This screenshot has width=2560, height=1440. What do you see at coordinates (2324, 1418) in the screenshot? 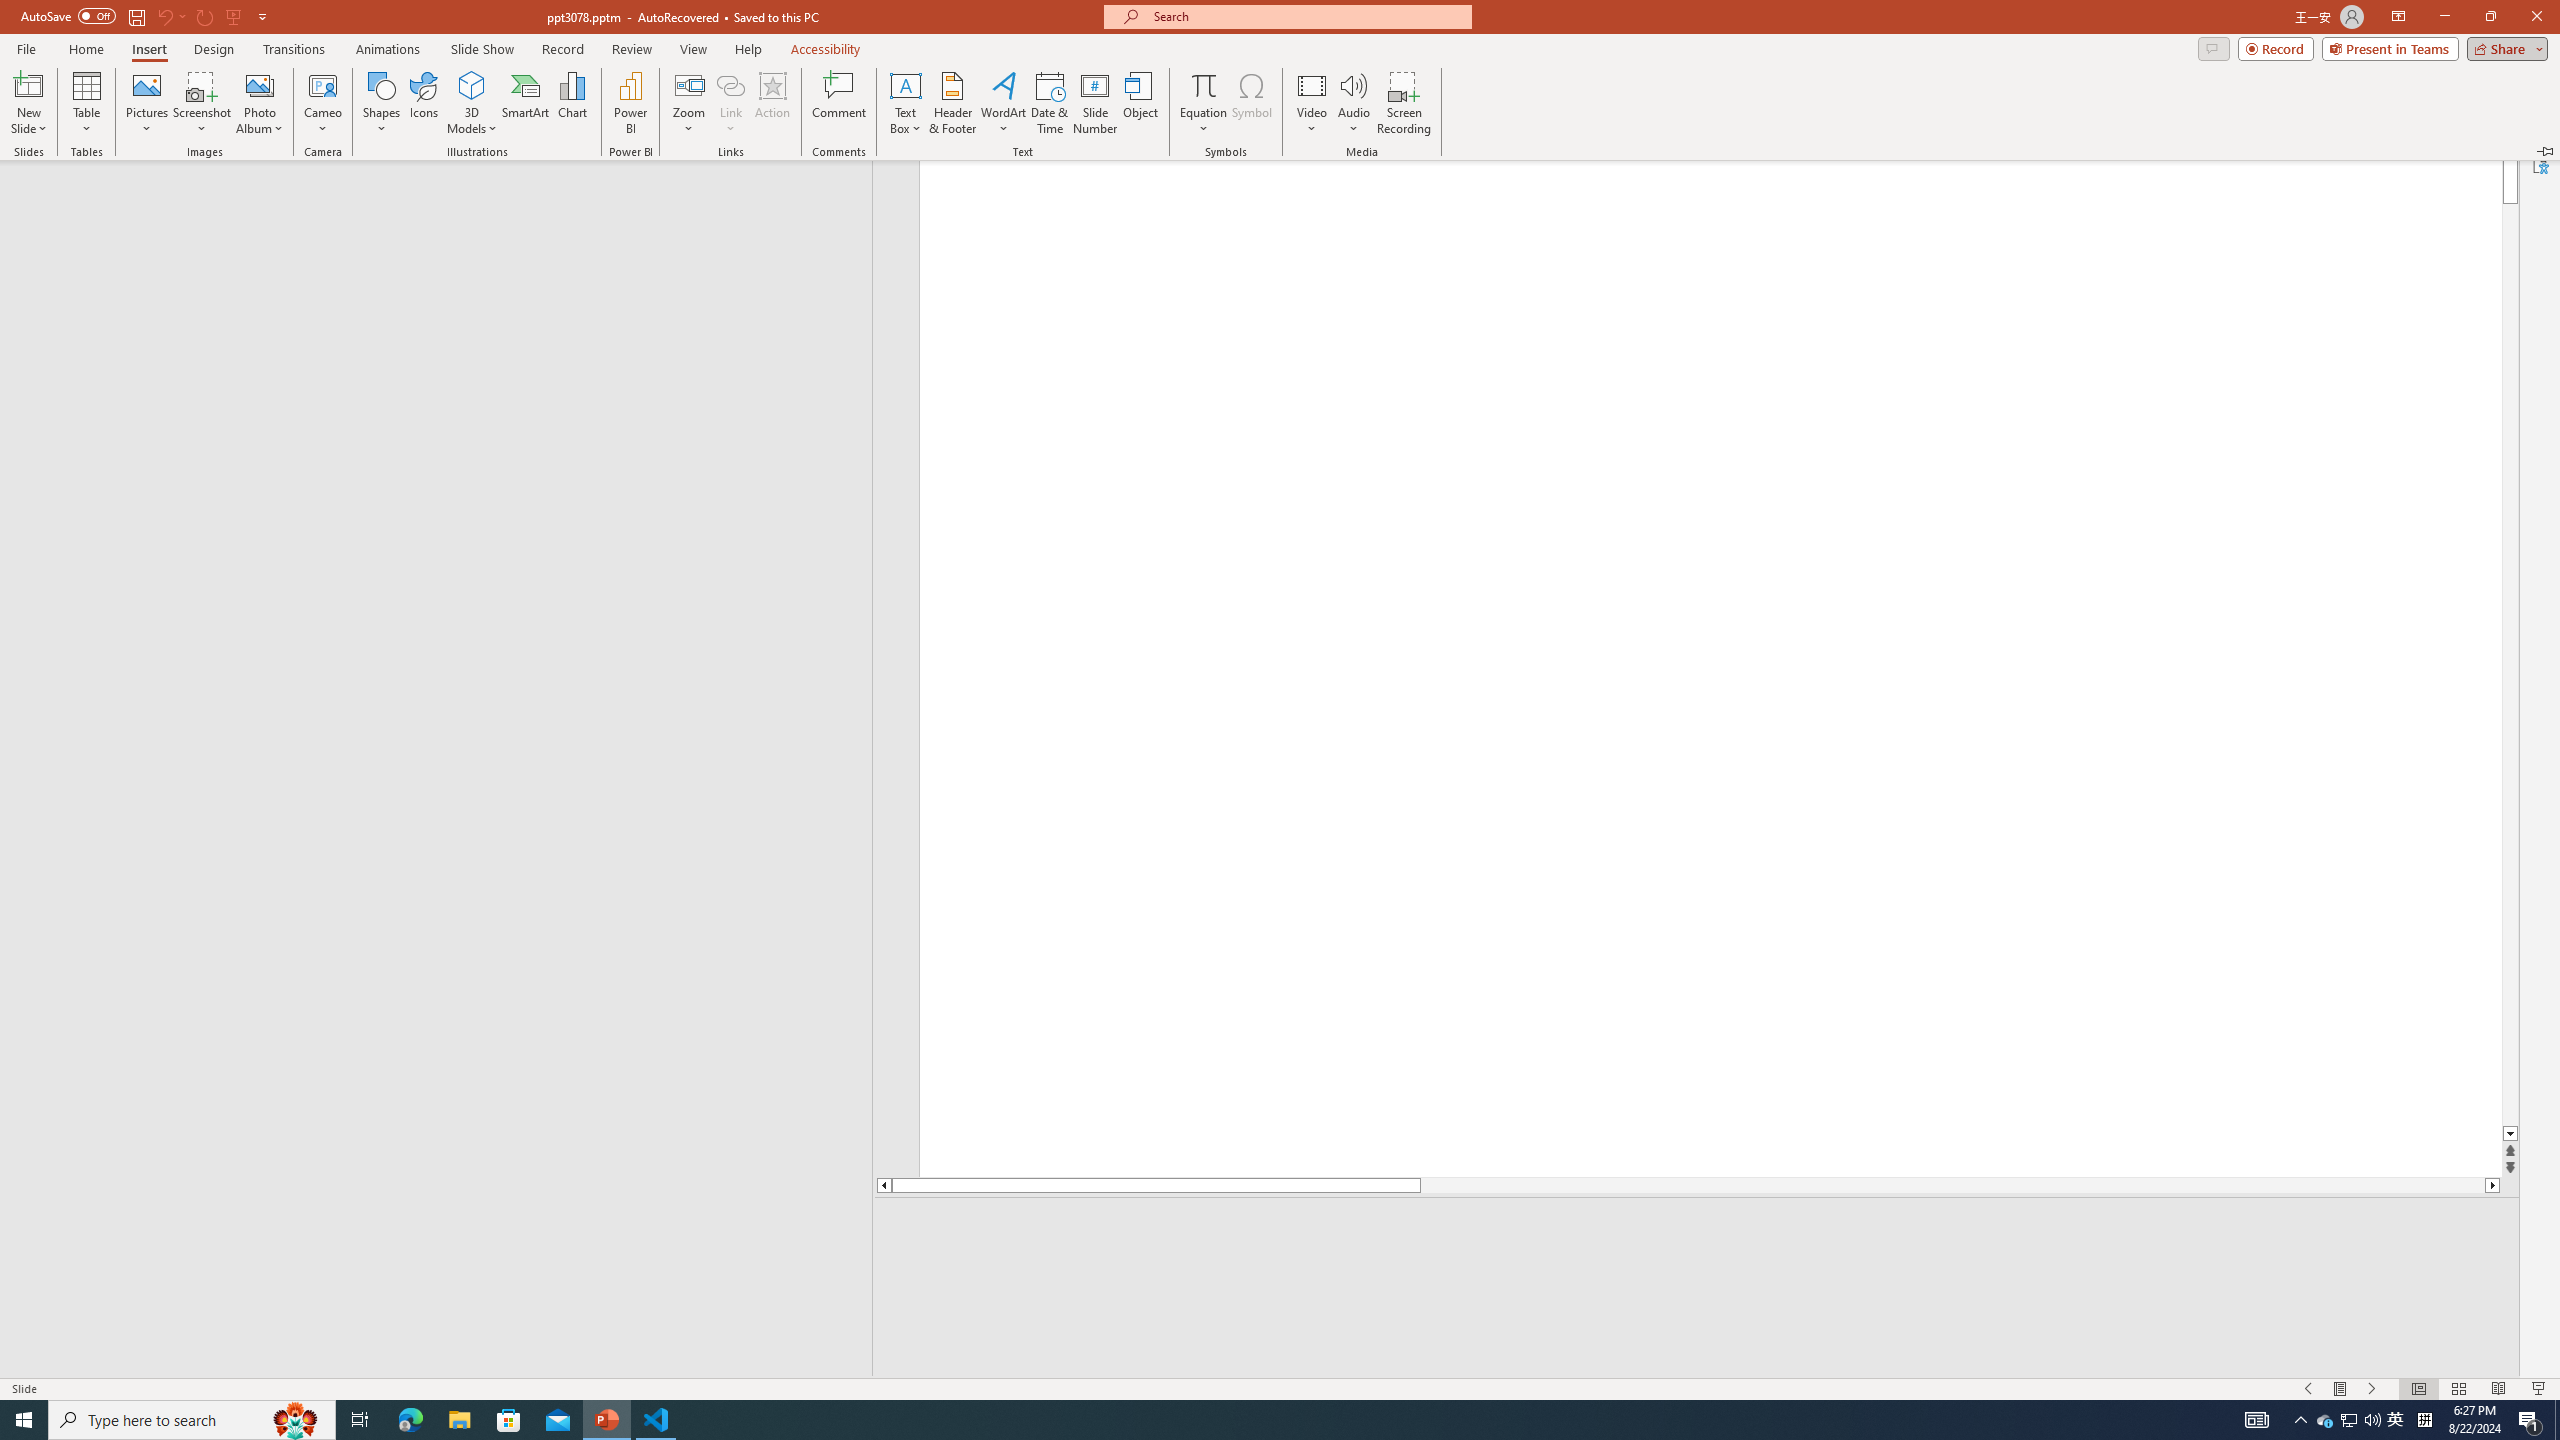
I see `'Slide Show Next On'` at bounding box center [2324, 1418].